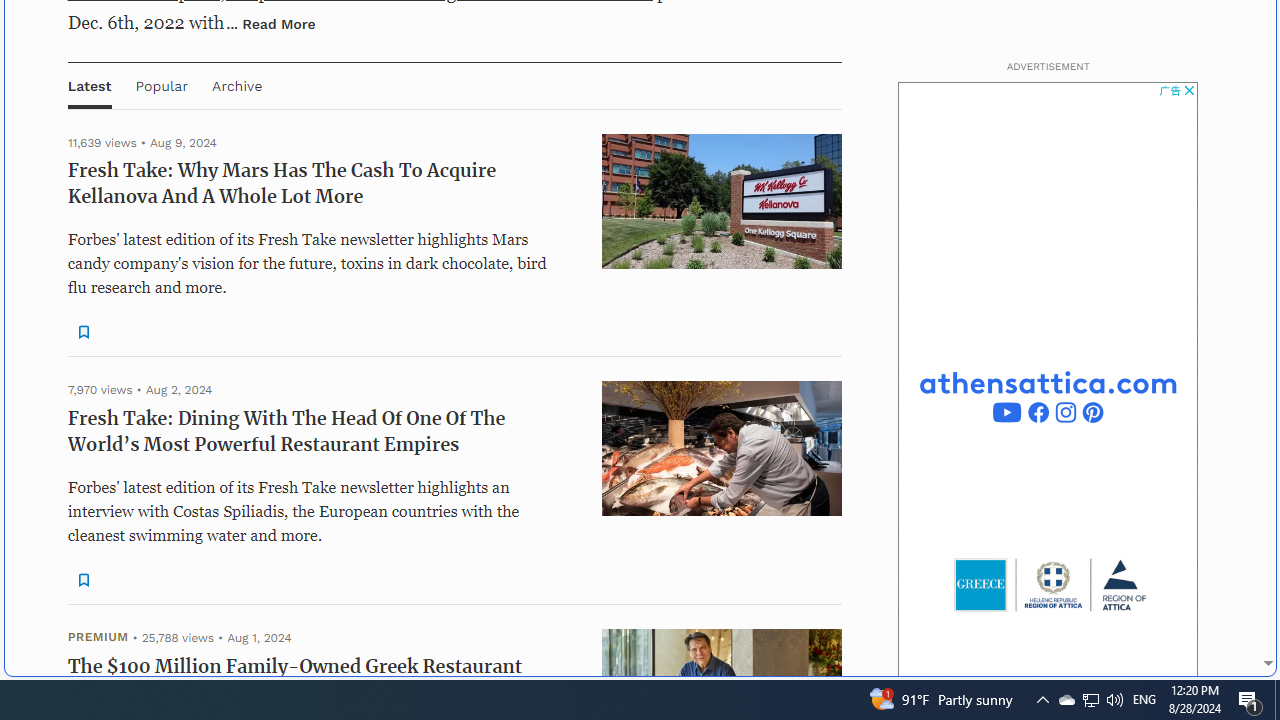  I want to click on 'Class: sElHJWe4 NQX0jJYe', so click(82, 579).